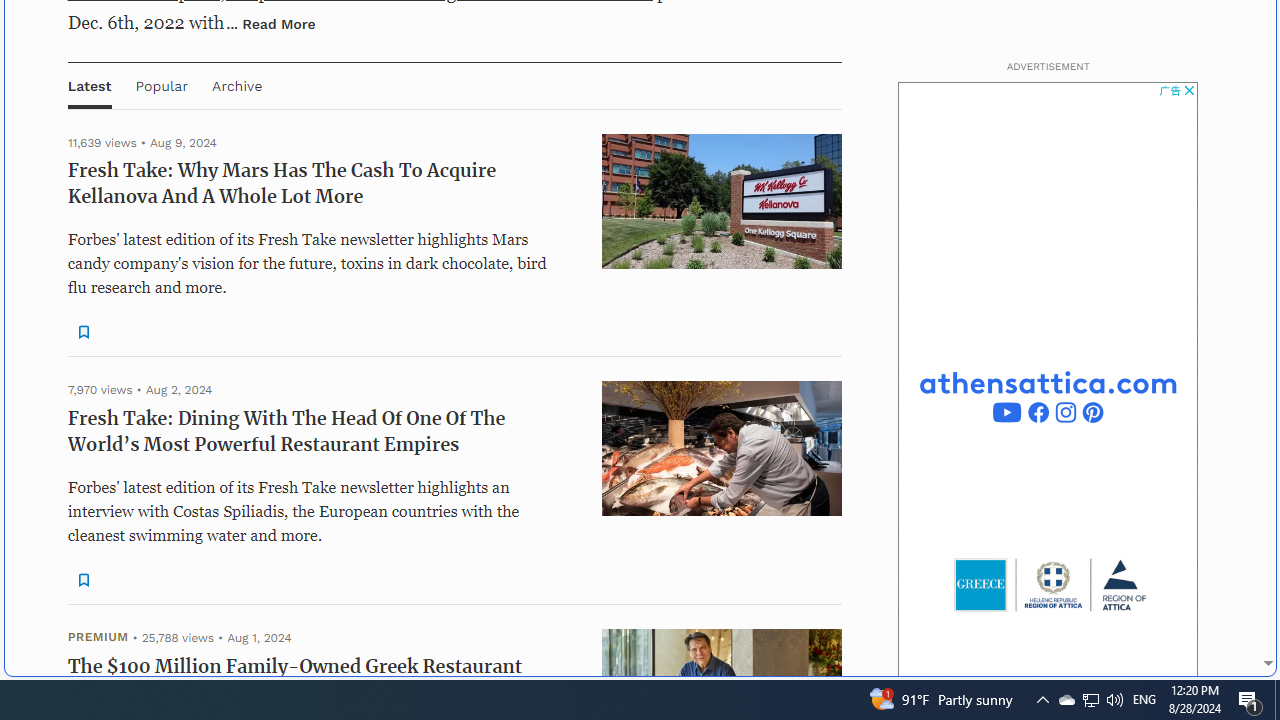  I want to click on 'Class: sElHJWe4 NQX0jJYe', so click(82, 579).